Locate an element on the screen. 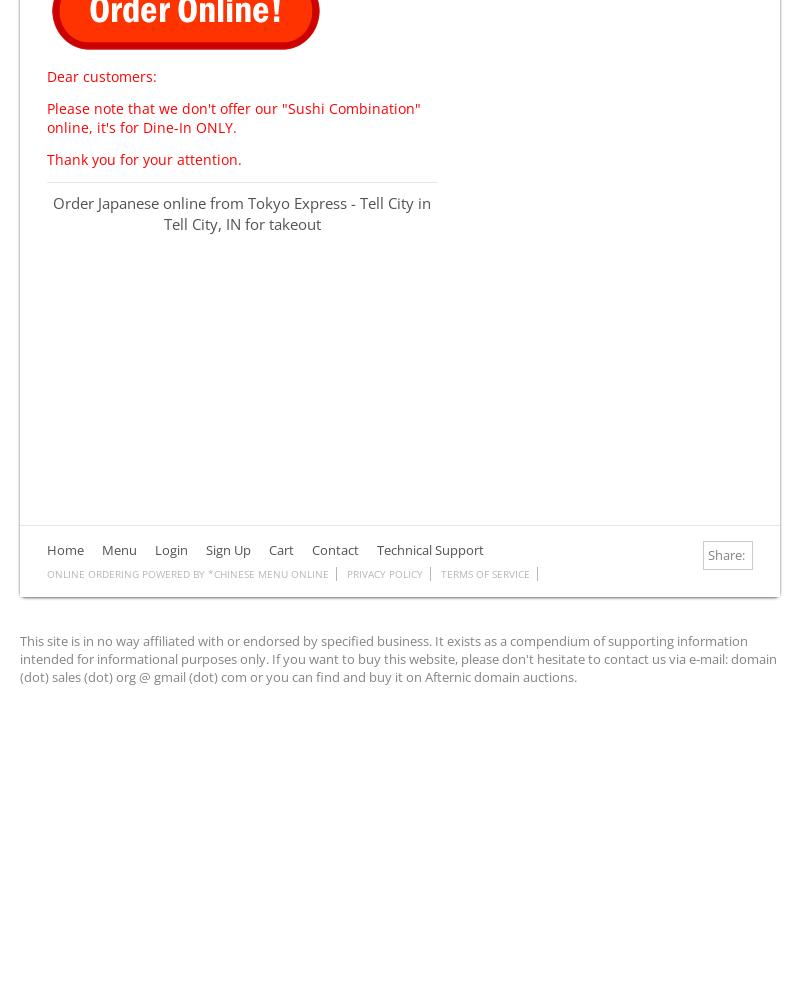  'Technical Support' is located at coordinates (430, 549).